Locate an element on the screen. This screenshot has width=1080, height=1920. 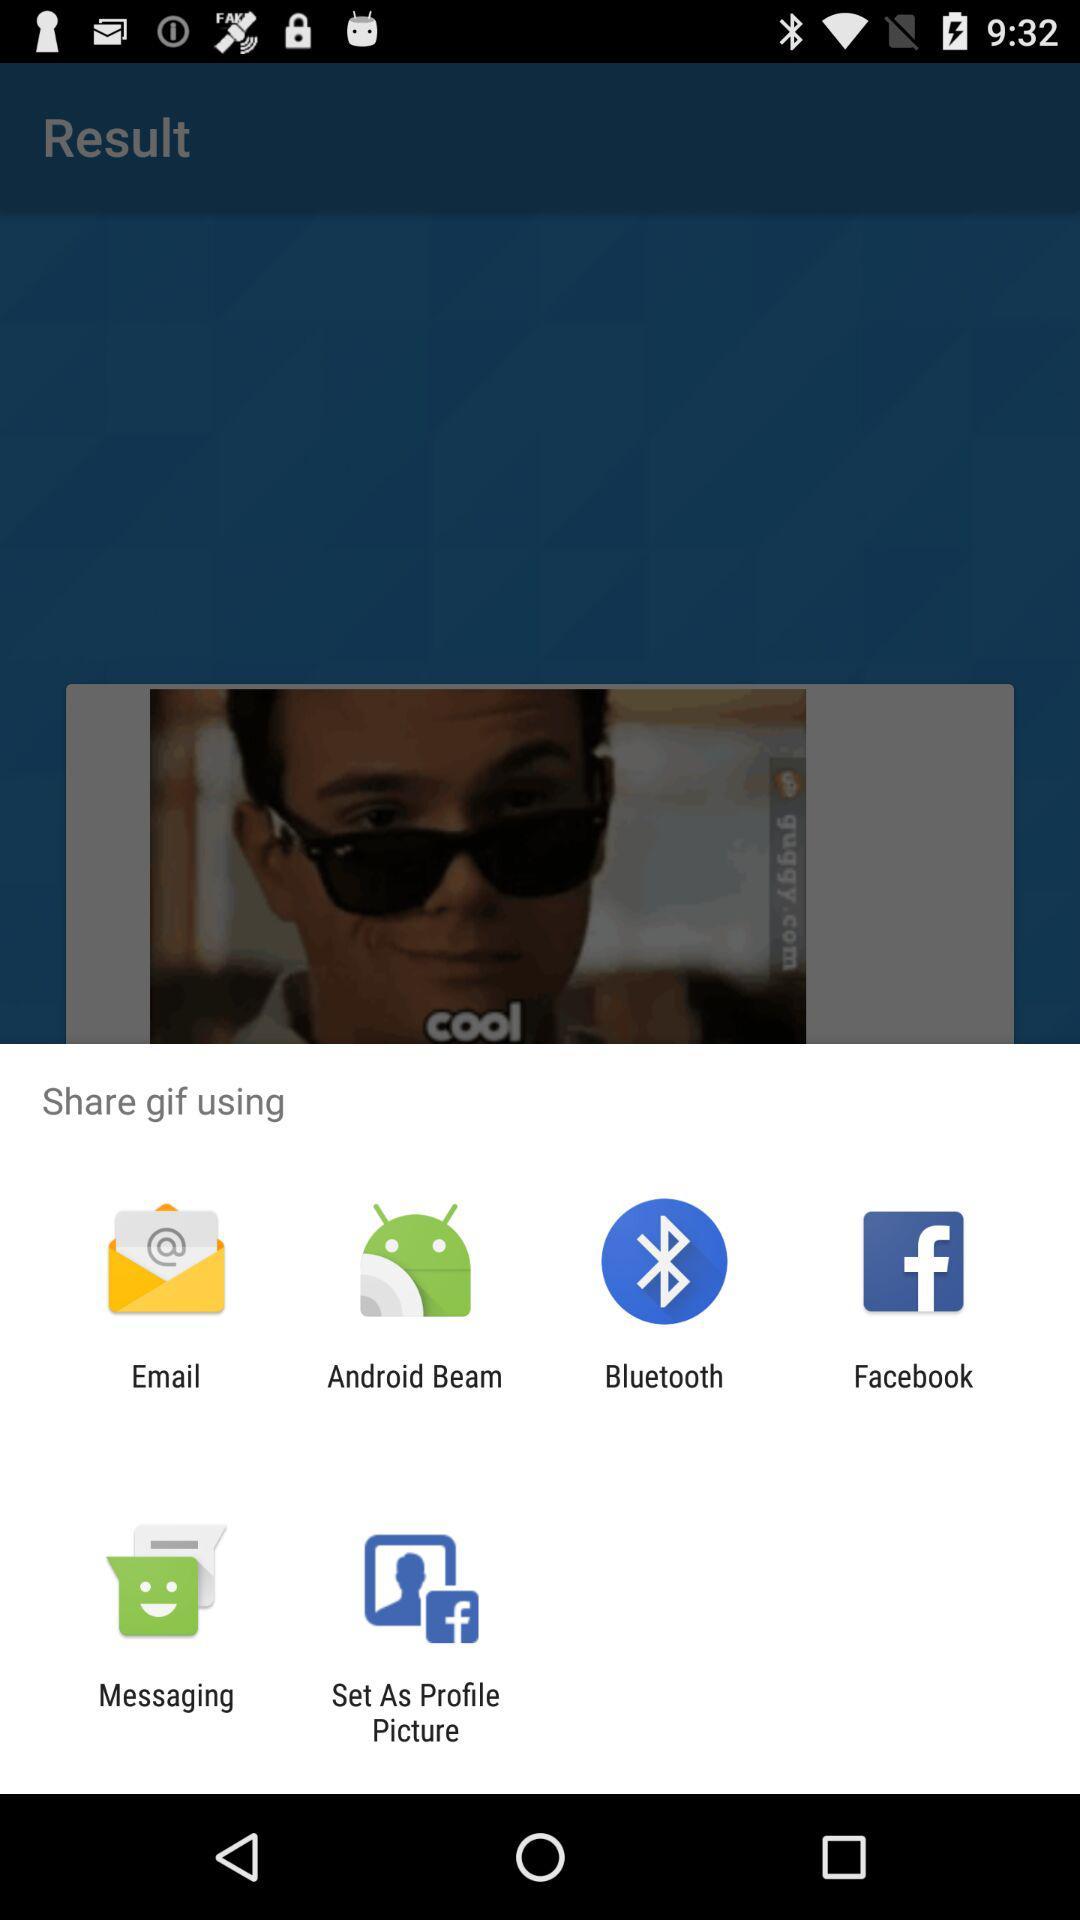
app next to the android beam item is located at coordinates (664, 1392).